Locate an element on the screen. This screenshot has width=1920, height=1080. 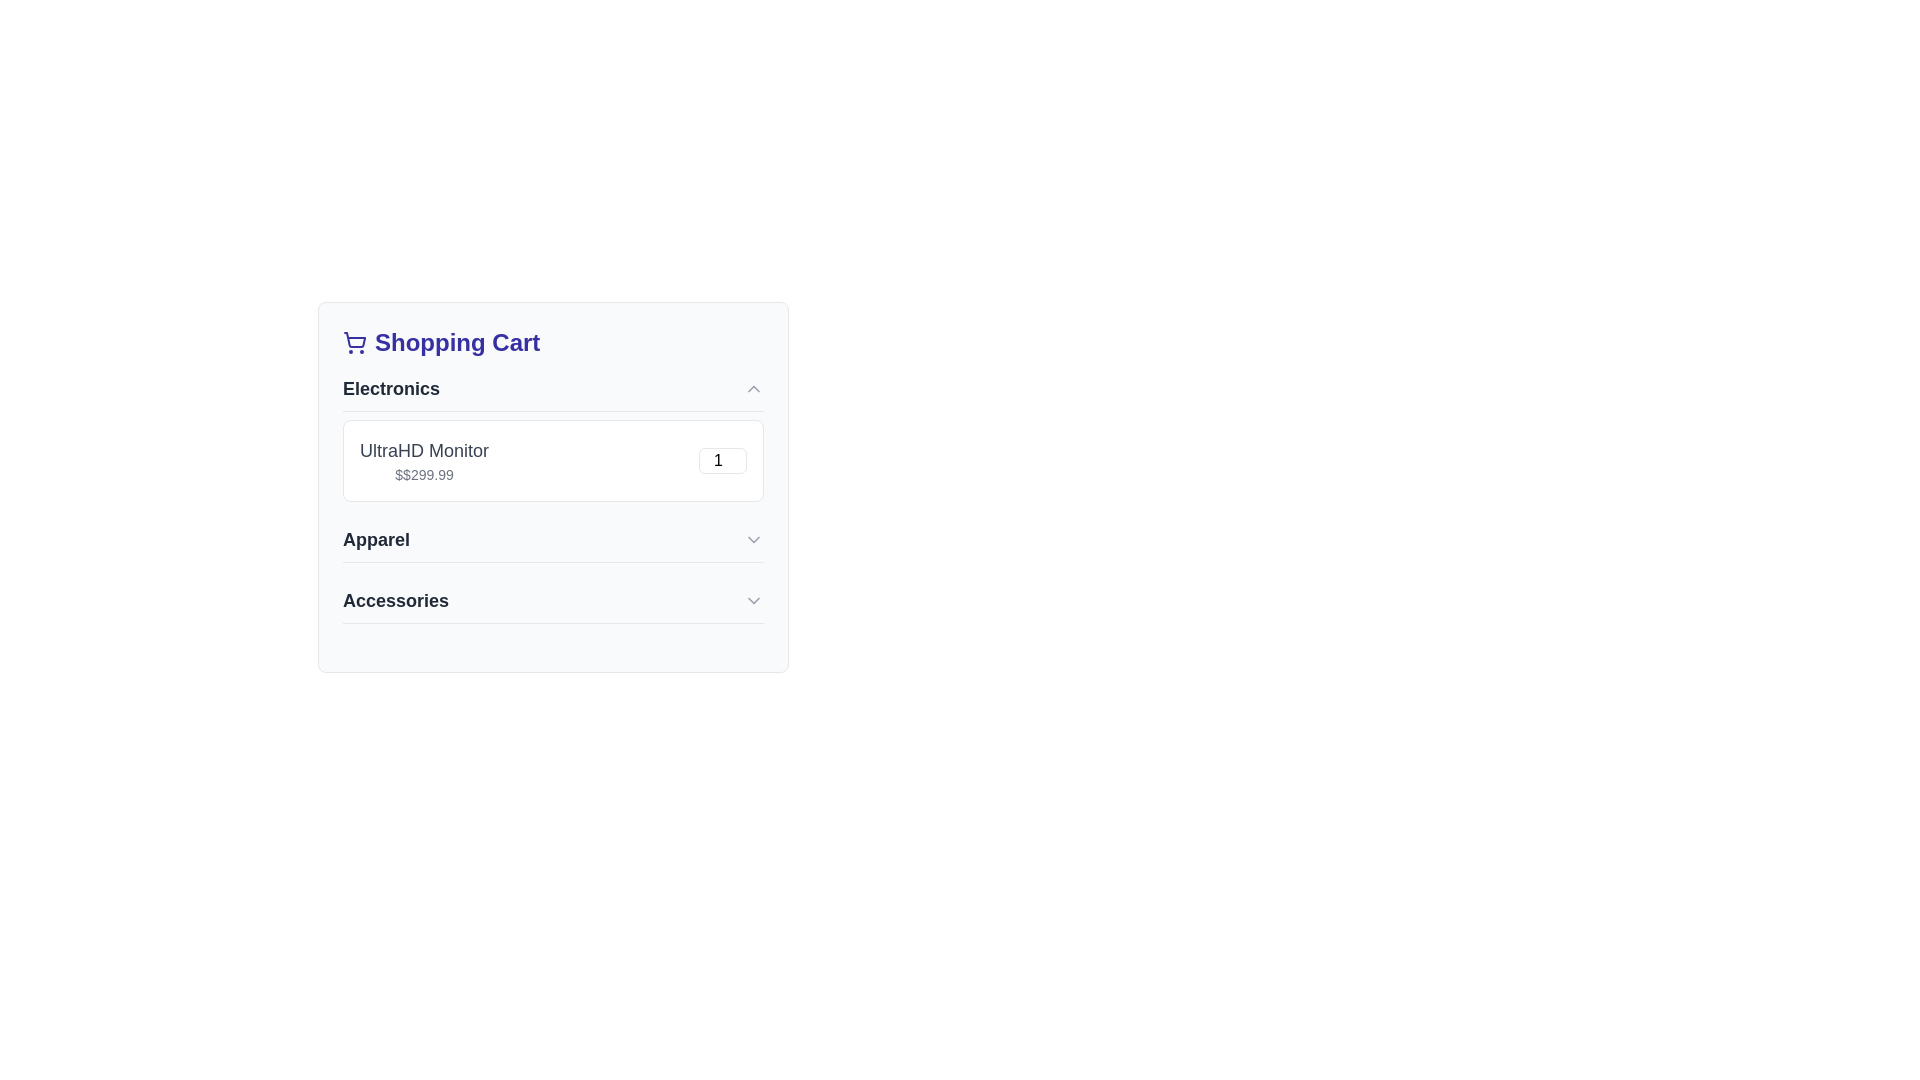
the 'UltraHD Monitor' text label, which serves as a product title located in the shopping cart under the 'Electronics' section is located at coordinates (423, 451).